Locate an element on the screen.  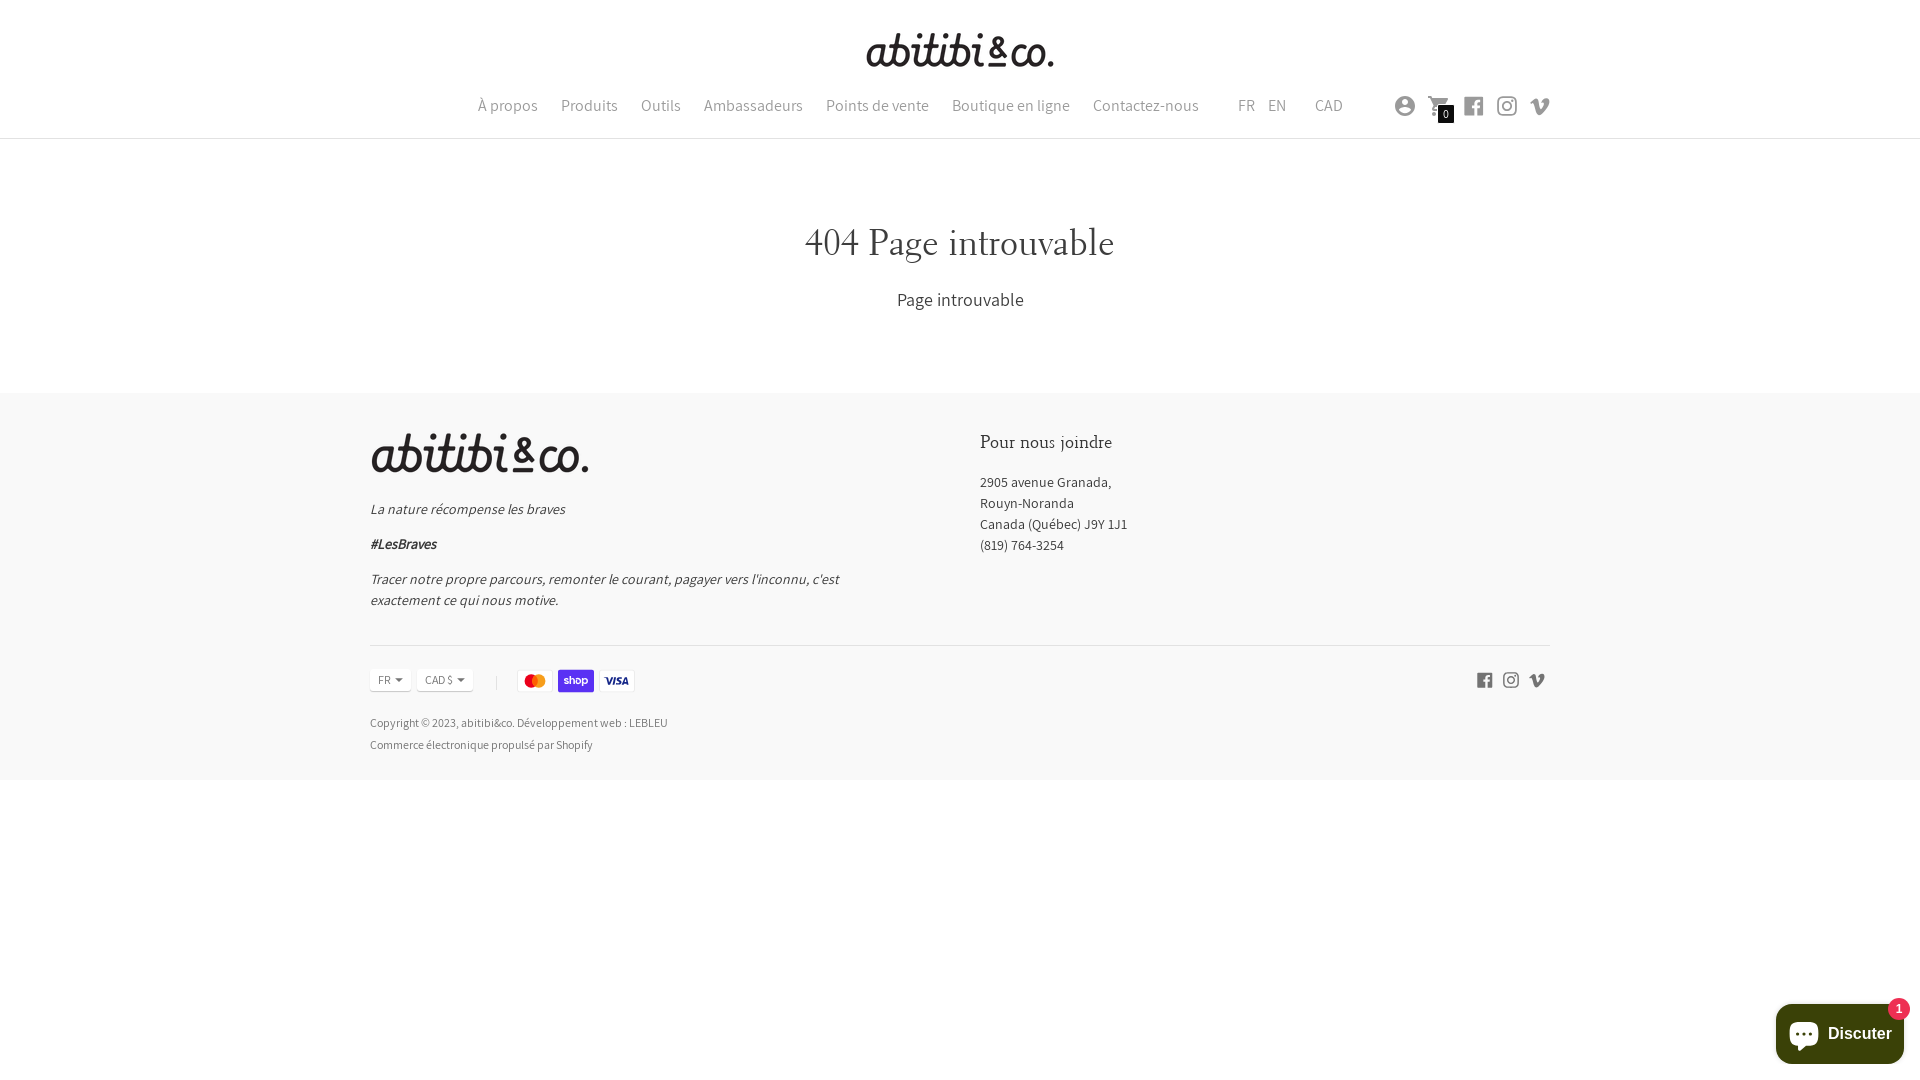
'FR' is located at coordinates (1245, 105).